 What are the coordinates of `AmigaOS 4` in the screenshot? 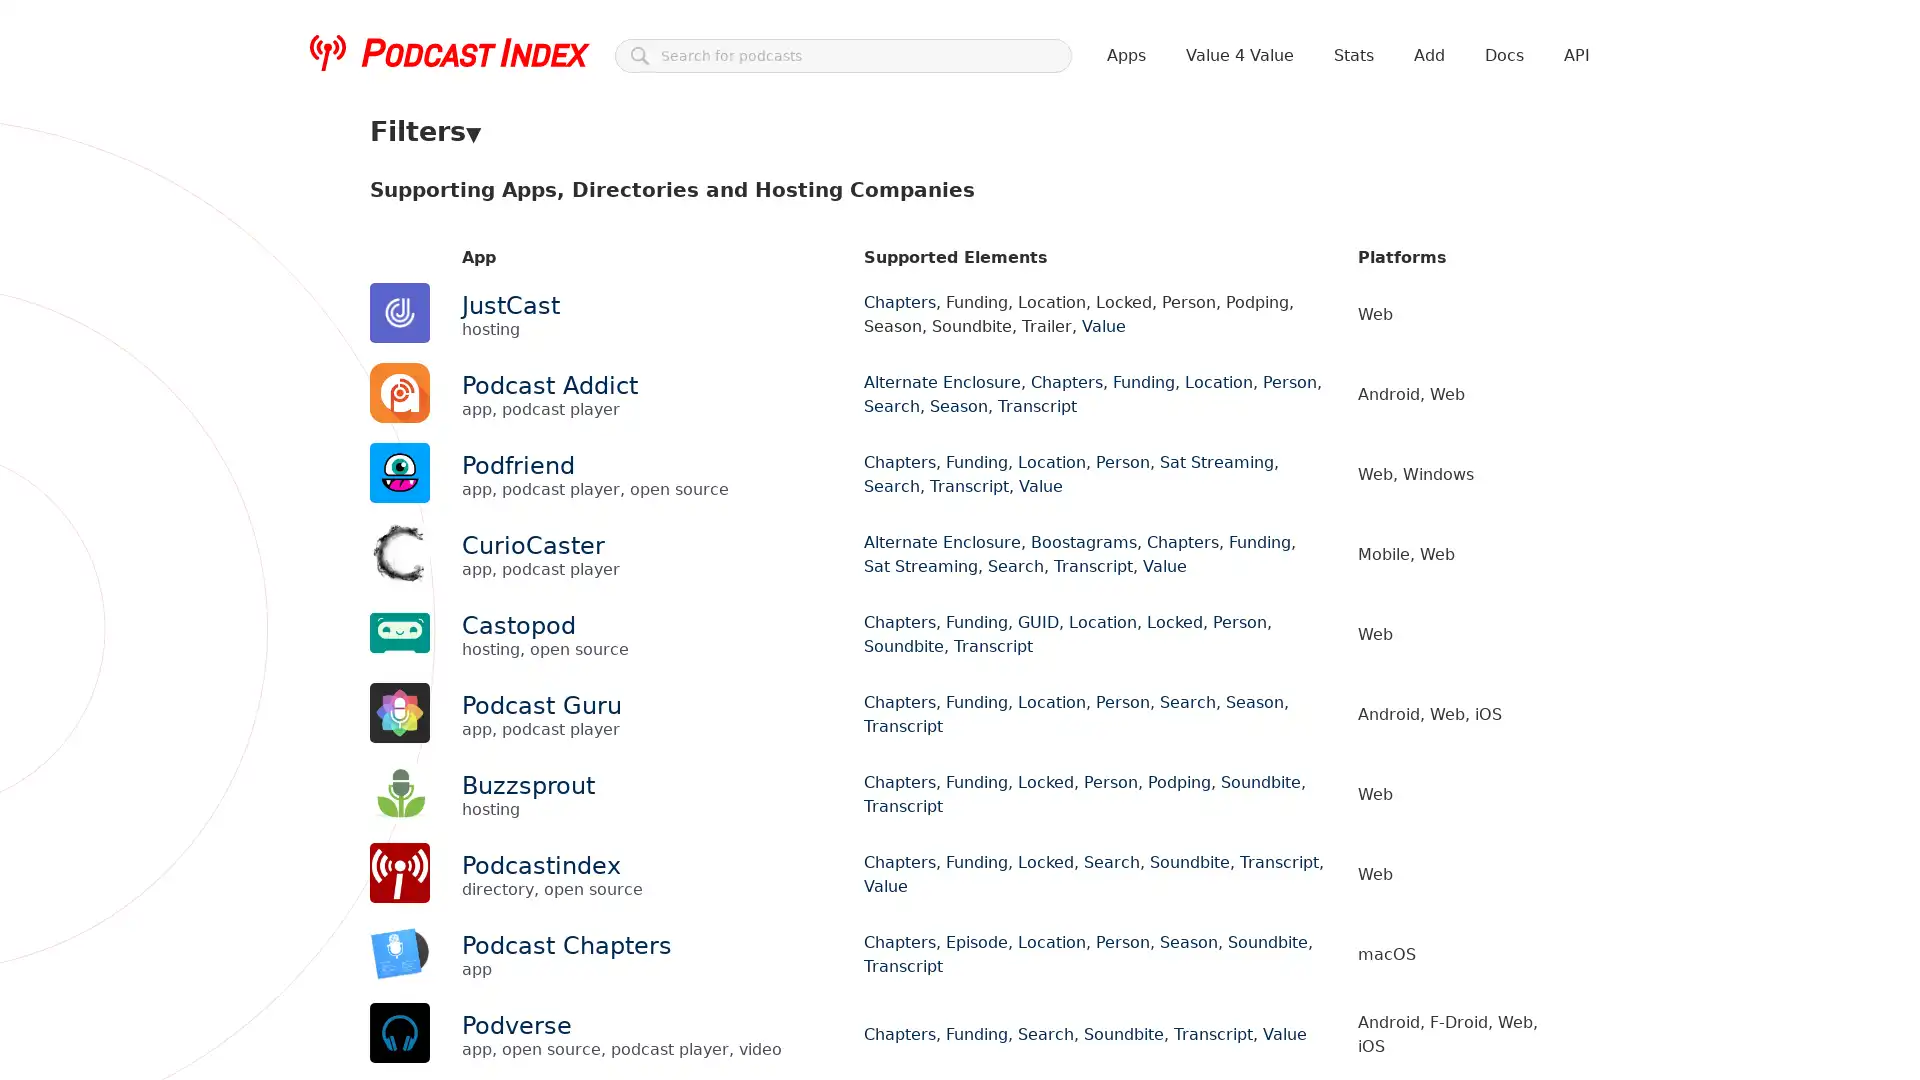 It's located at (472, 410).